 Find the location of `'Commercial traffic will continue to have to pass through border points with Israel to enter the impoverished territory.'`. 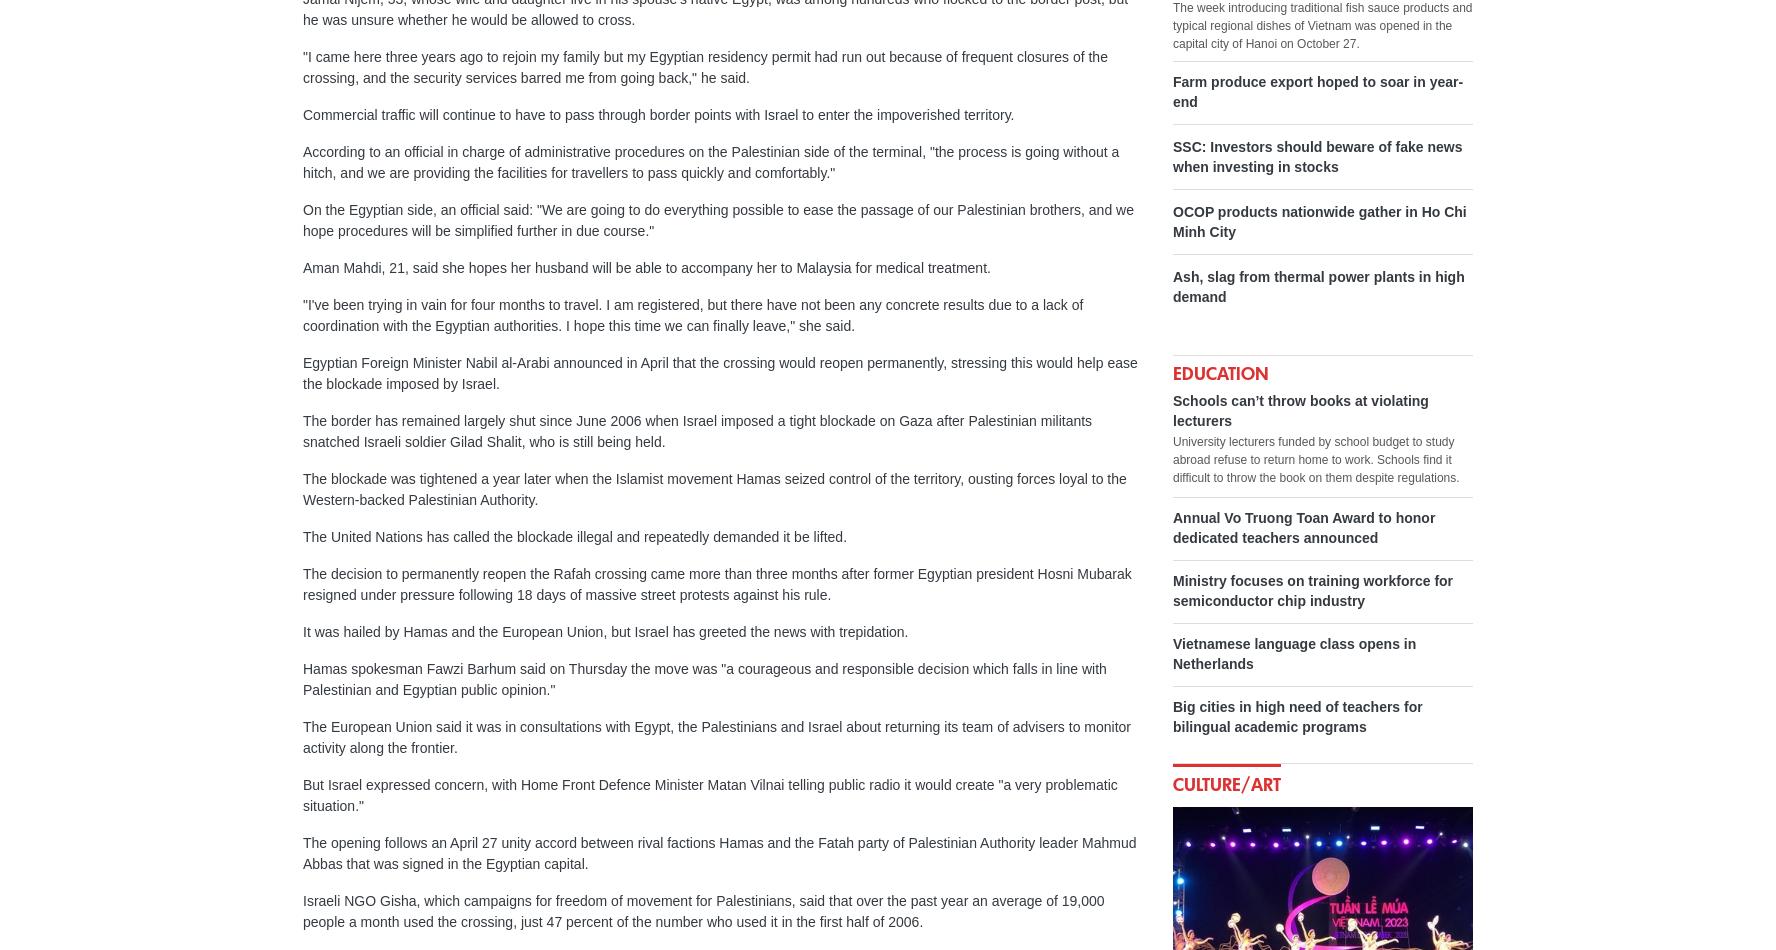

'Commercial traffic will continue to have to pass through border points with Israel to enter the impoverished territory.' is located at coordinates (657, 115).